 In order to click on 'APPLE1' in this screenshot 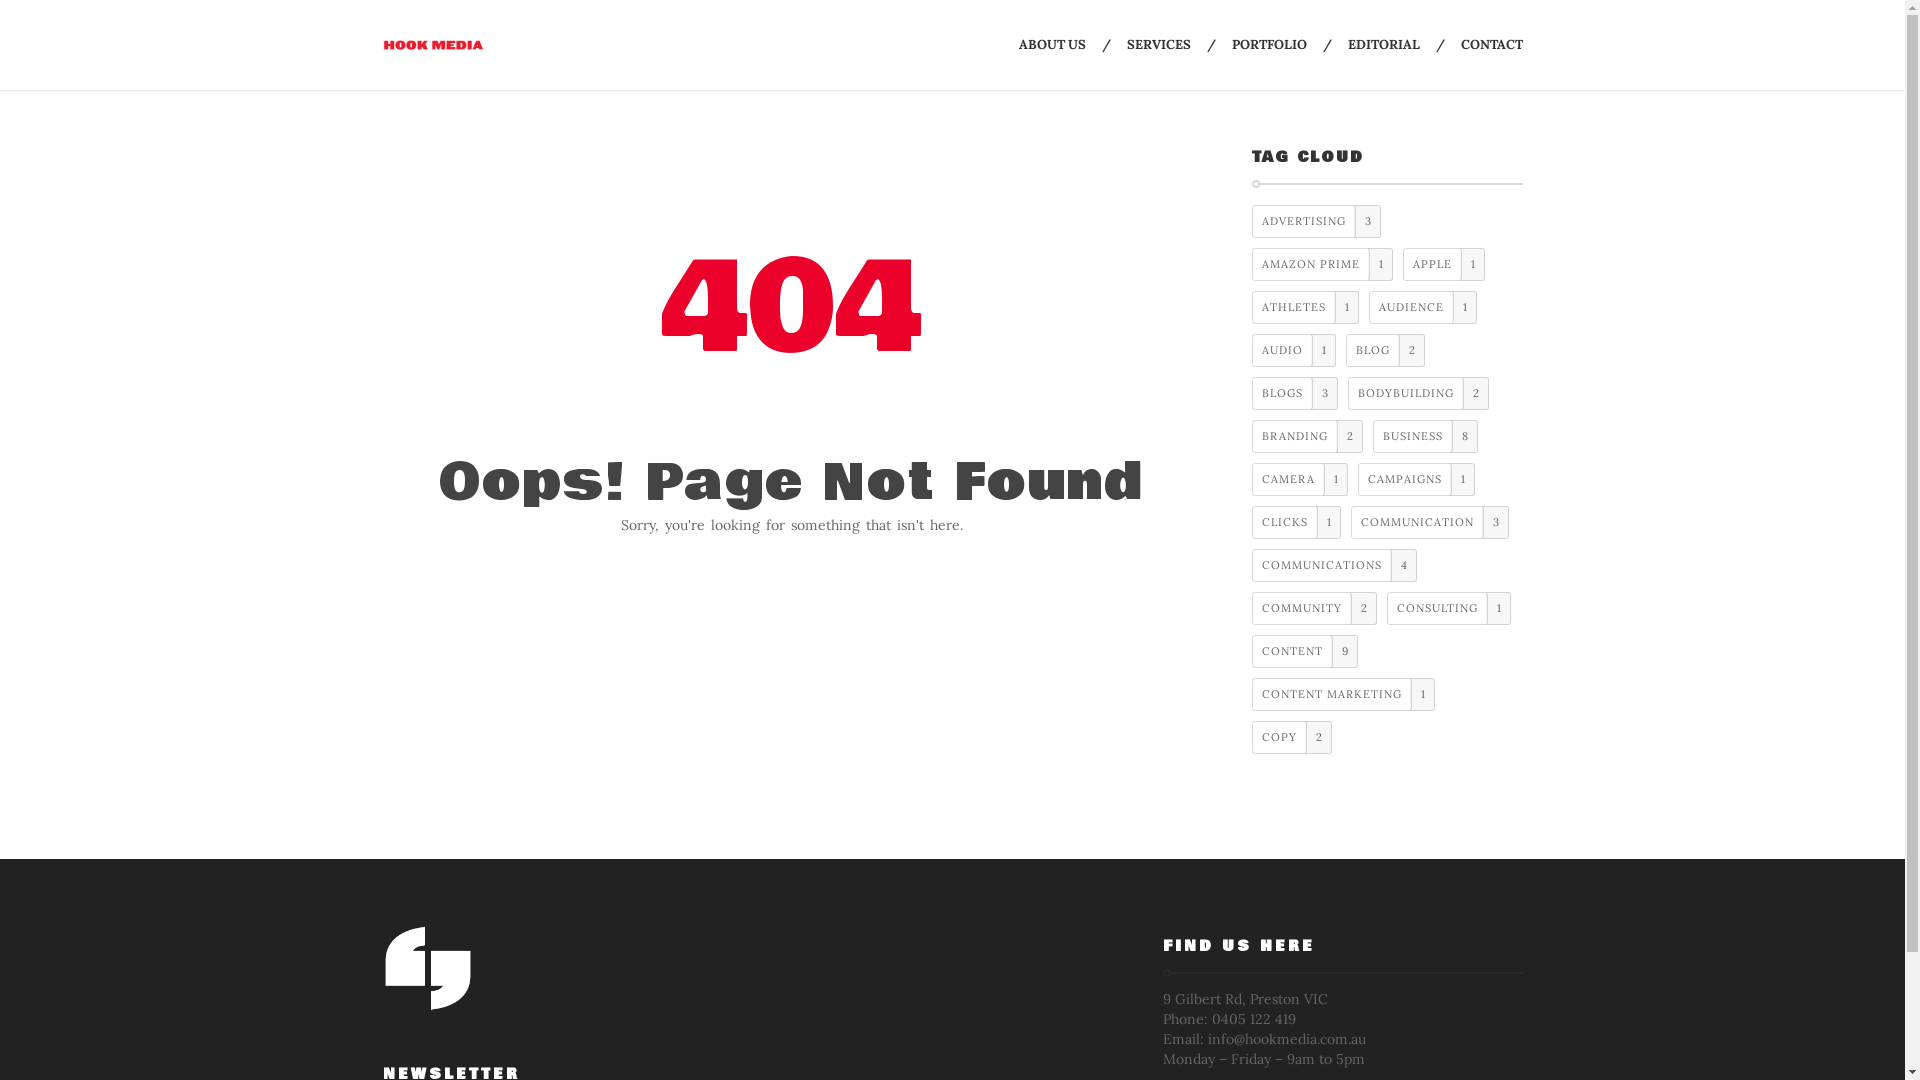, I will do `click(1444, 263)`.